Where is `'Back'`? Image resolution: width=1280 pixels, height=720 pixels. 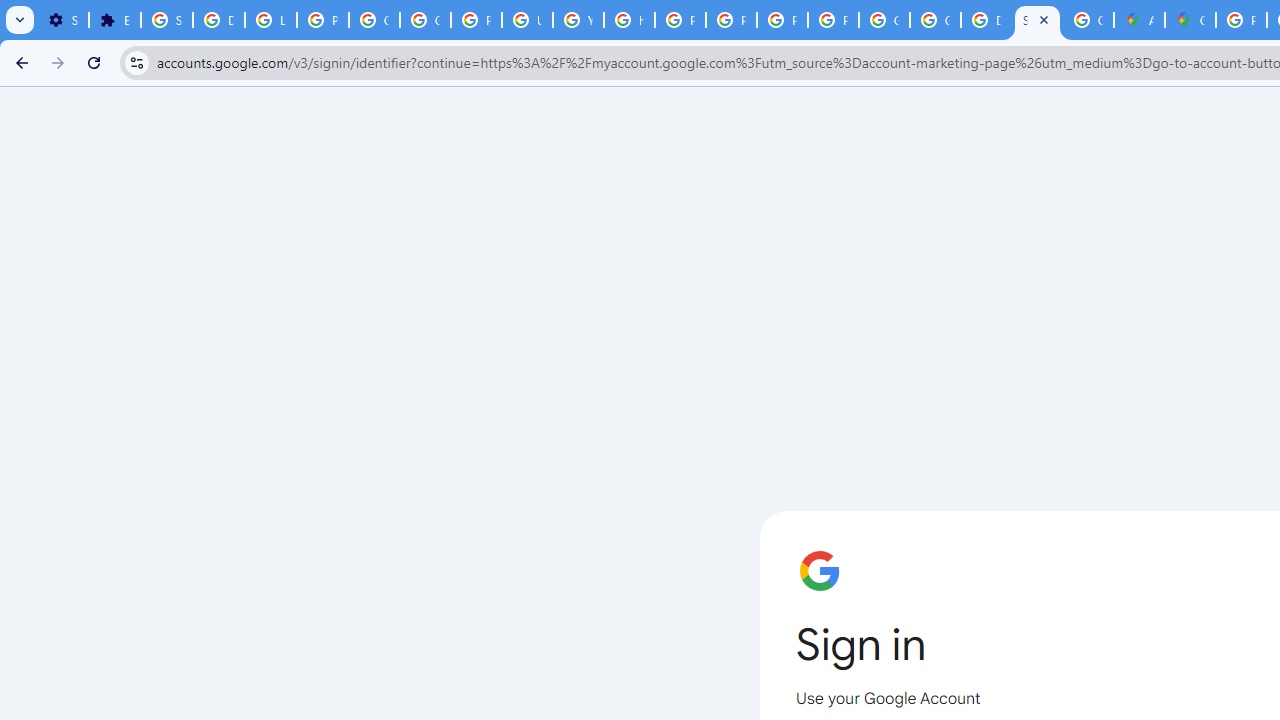 'Back' is located at coordinates (19, 61).